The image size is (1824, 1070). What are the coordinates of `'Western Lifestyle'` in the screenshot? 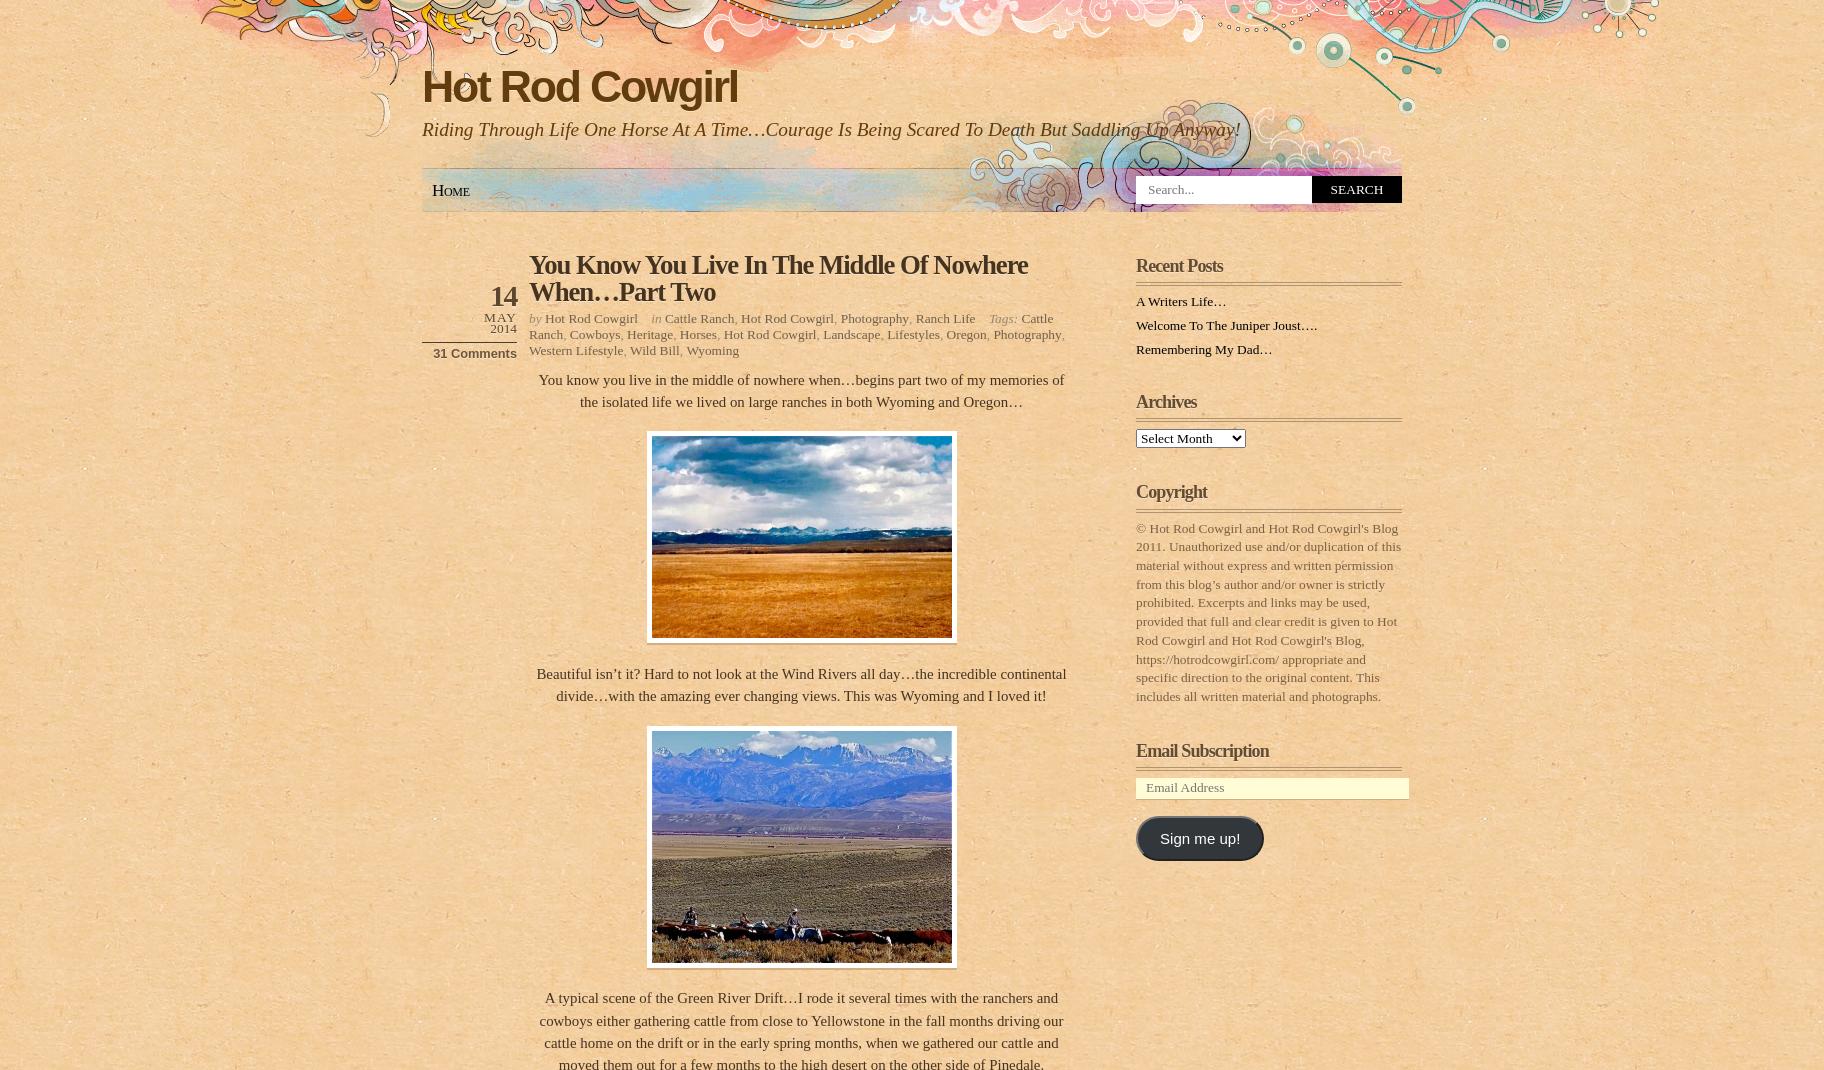 It's located at (575, 349).